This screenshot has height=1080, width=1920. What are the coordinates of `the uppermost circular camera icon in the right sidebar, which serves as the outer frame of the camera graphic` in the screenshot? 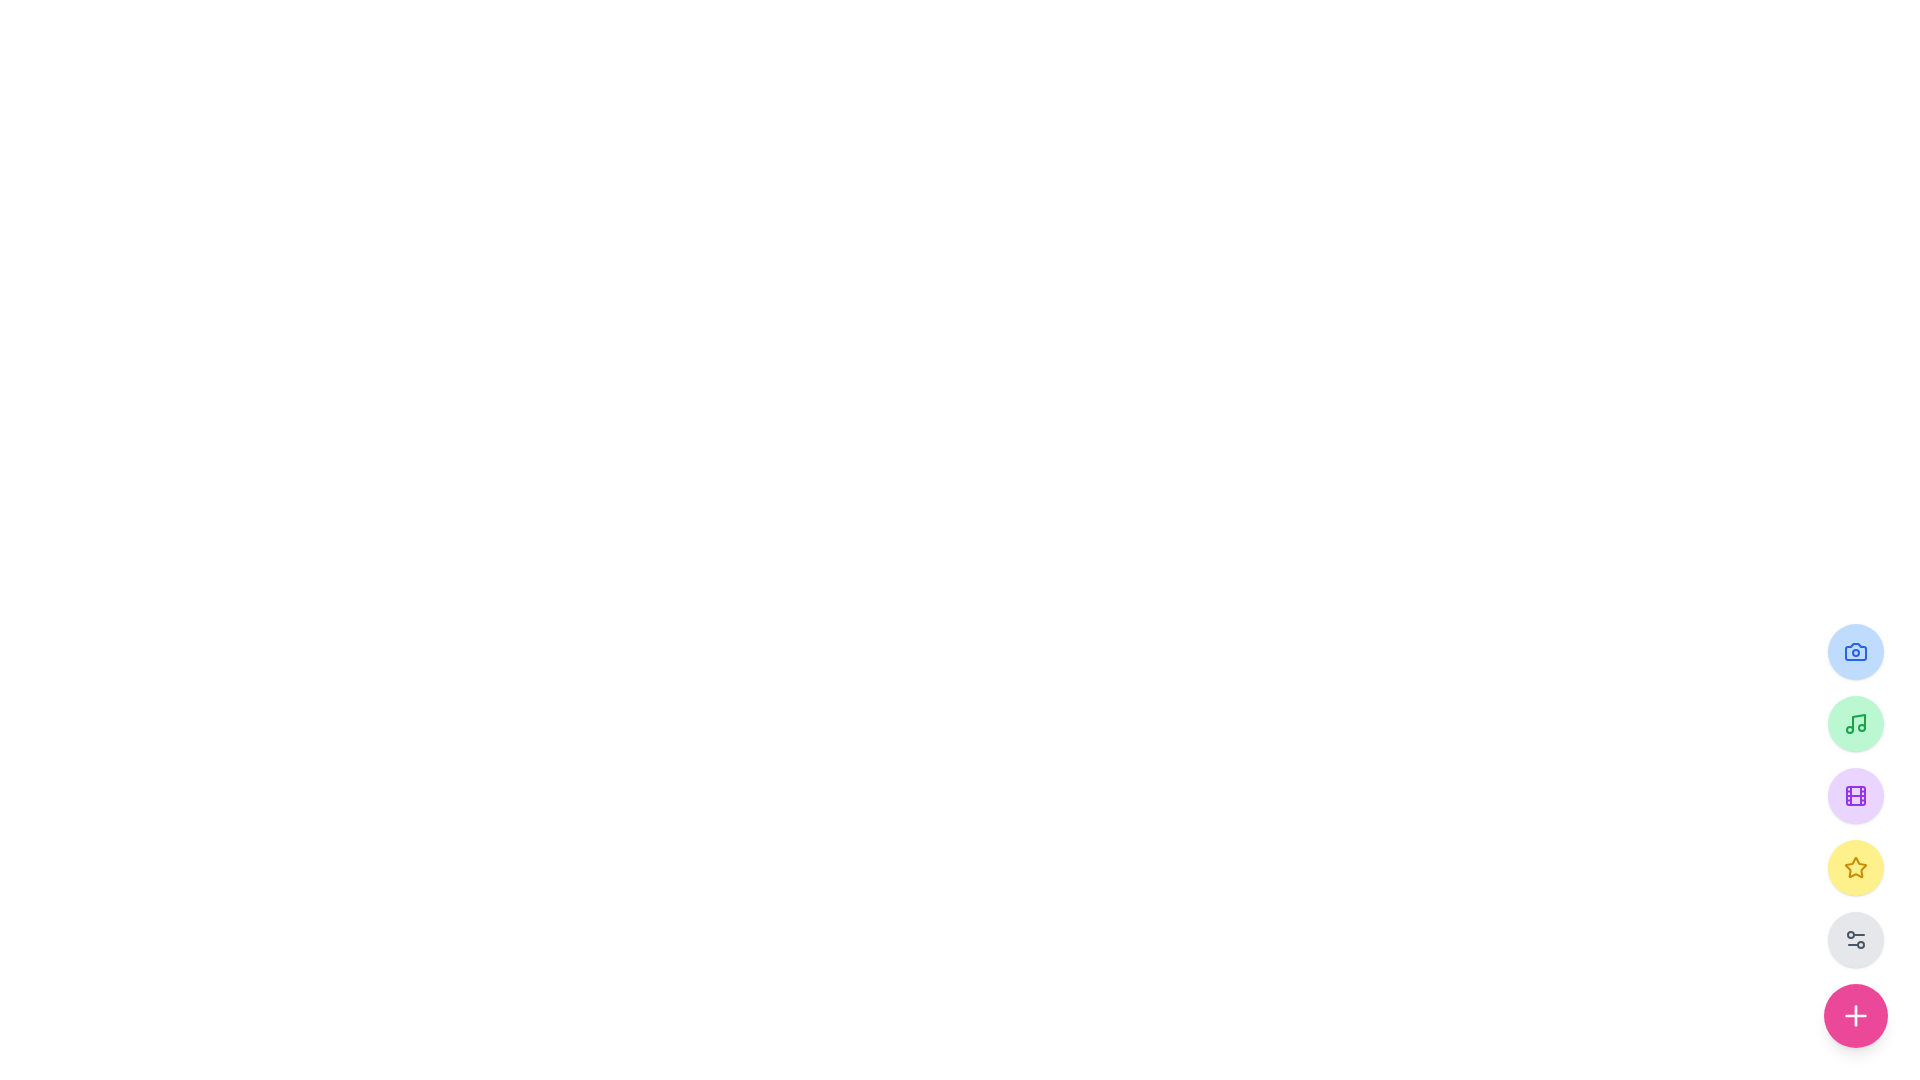 It's located at (1855, 651).